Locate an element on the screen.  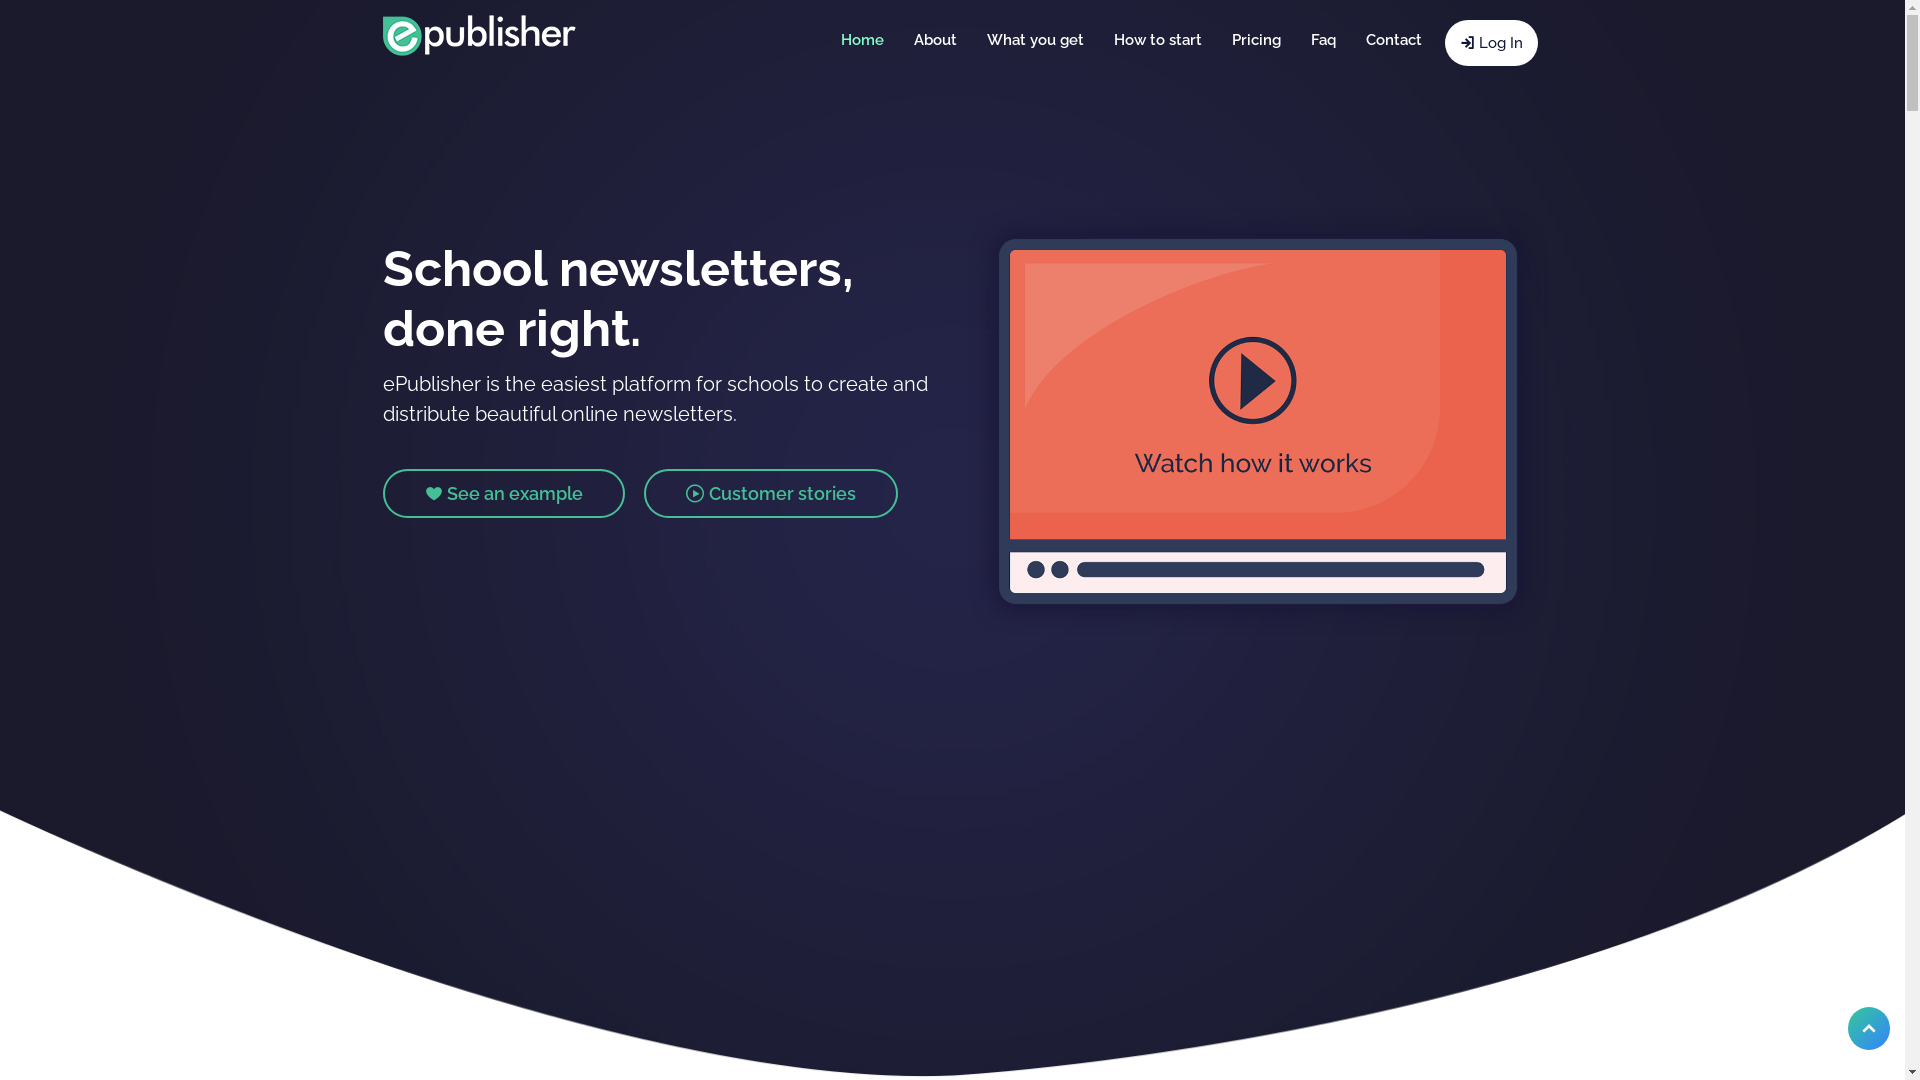
'Faq' is located at coordinates (1323, 39).